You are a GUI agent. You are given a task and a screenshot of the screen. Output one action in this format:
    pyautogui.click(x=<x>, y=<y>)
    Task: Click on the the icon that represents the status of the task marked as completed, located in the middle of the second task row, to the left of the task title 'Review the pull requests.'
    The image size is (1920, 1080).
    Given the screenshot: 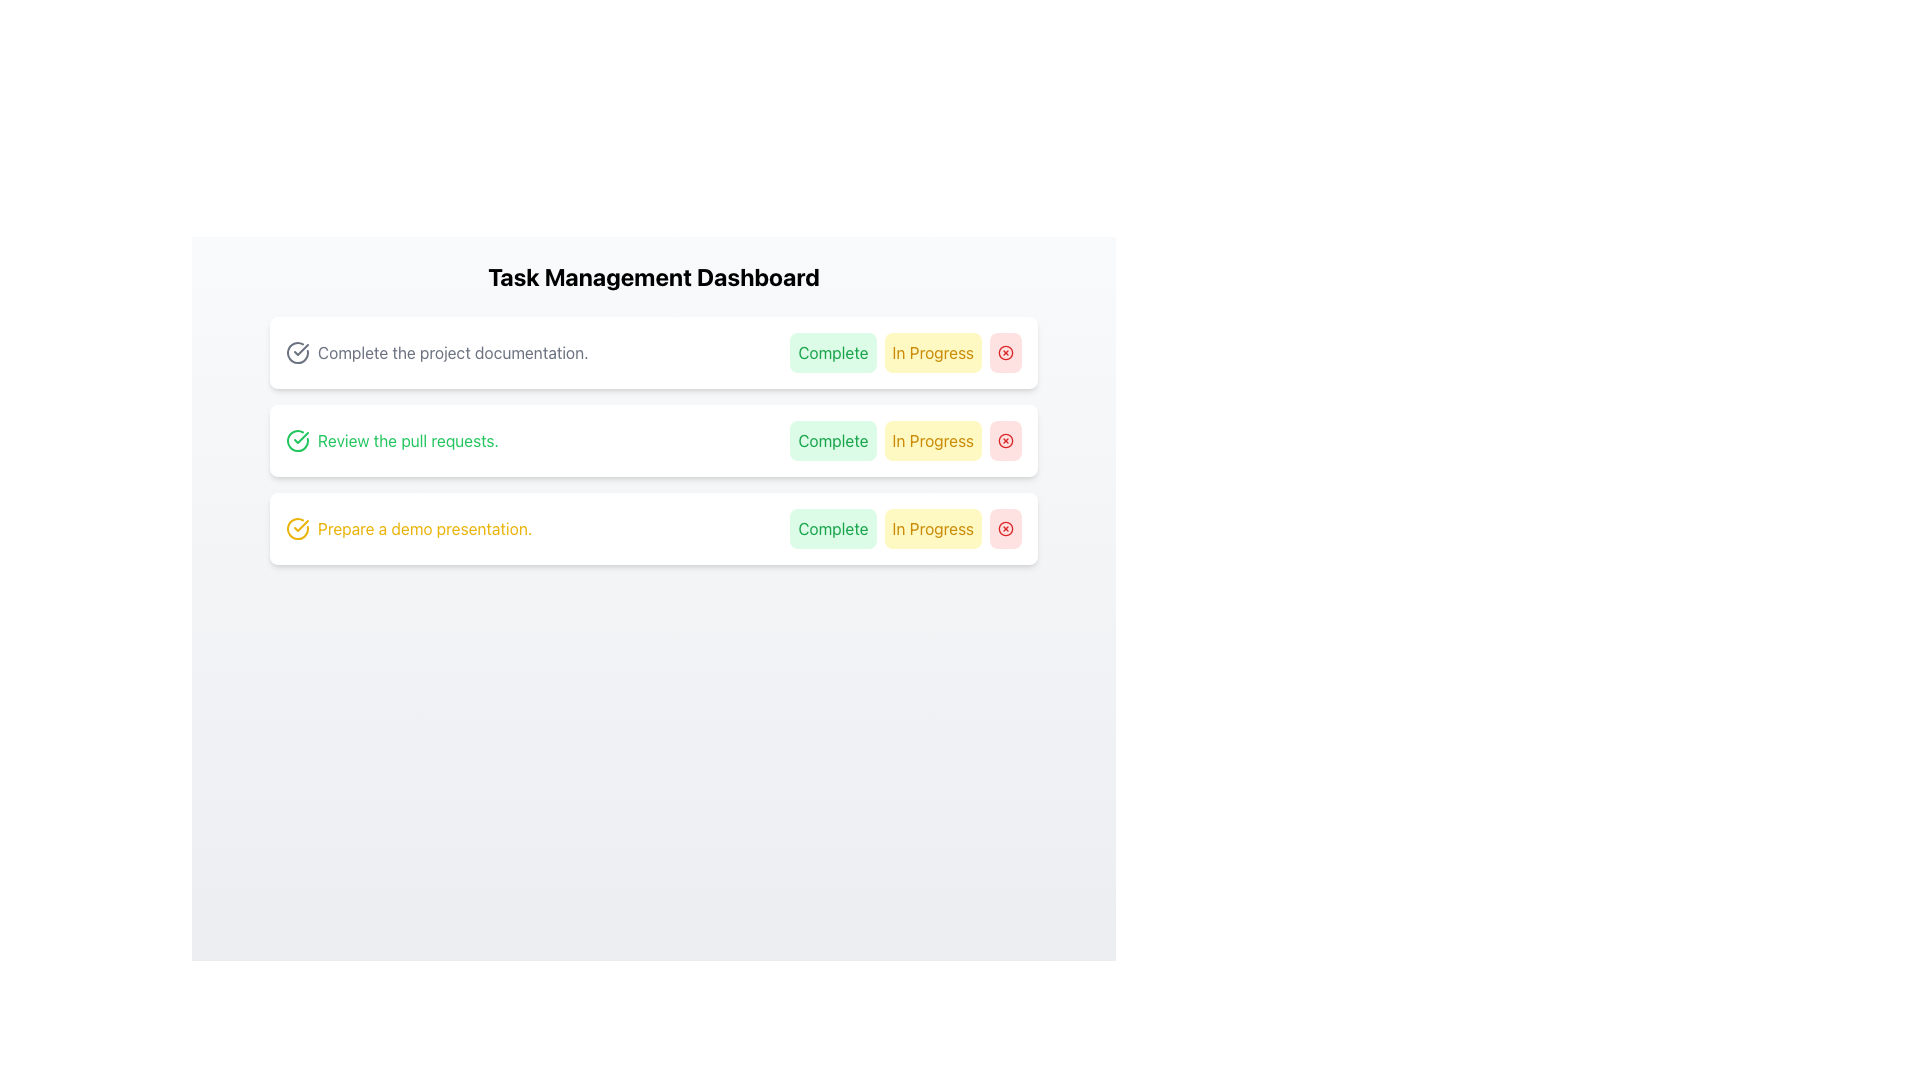 What is the action you would take?
    pyautogui.click(x=300, y=437)
    